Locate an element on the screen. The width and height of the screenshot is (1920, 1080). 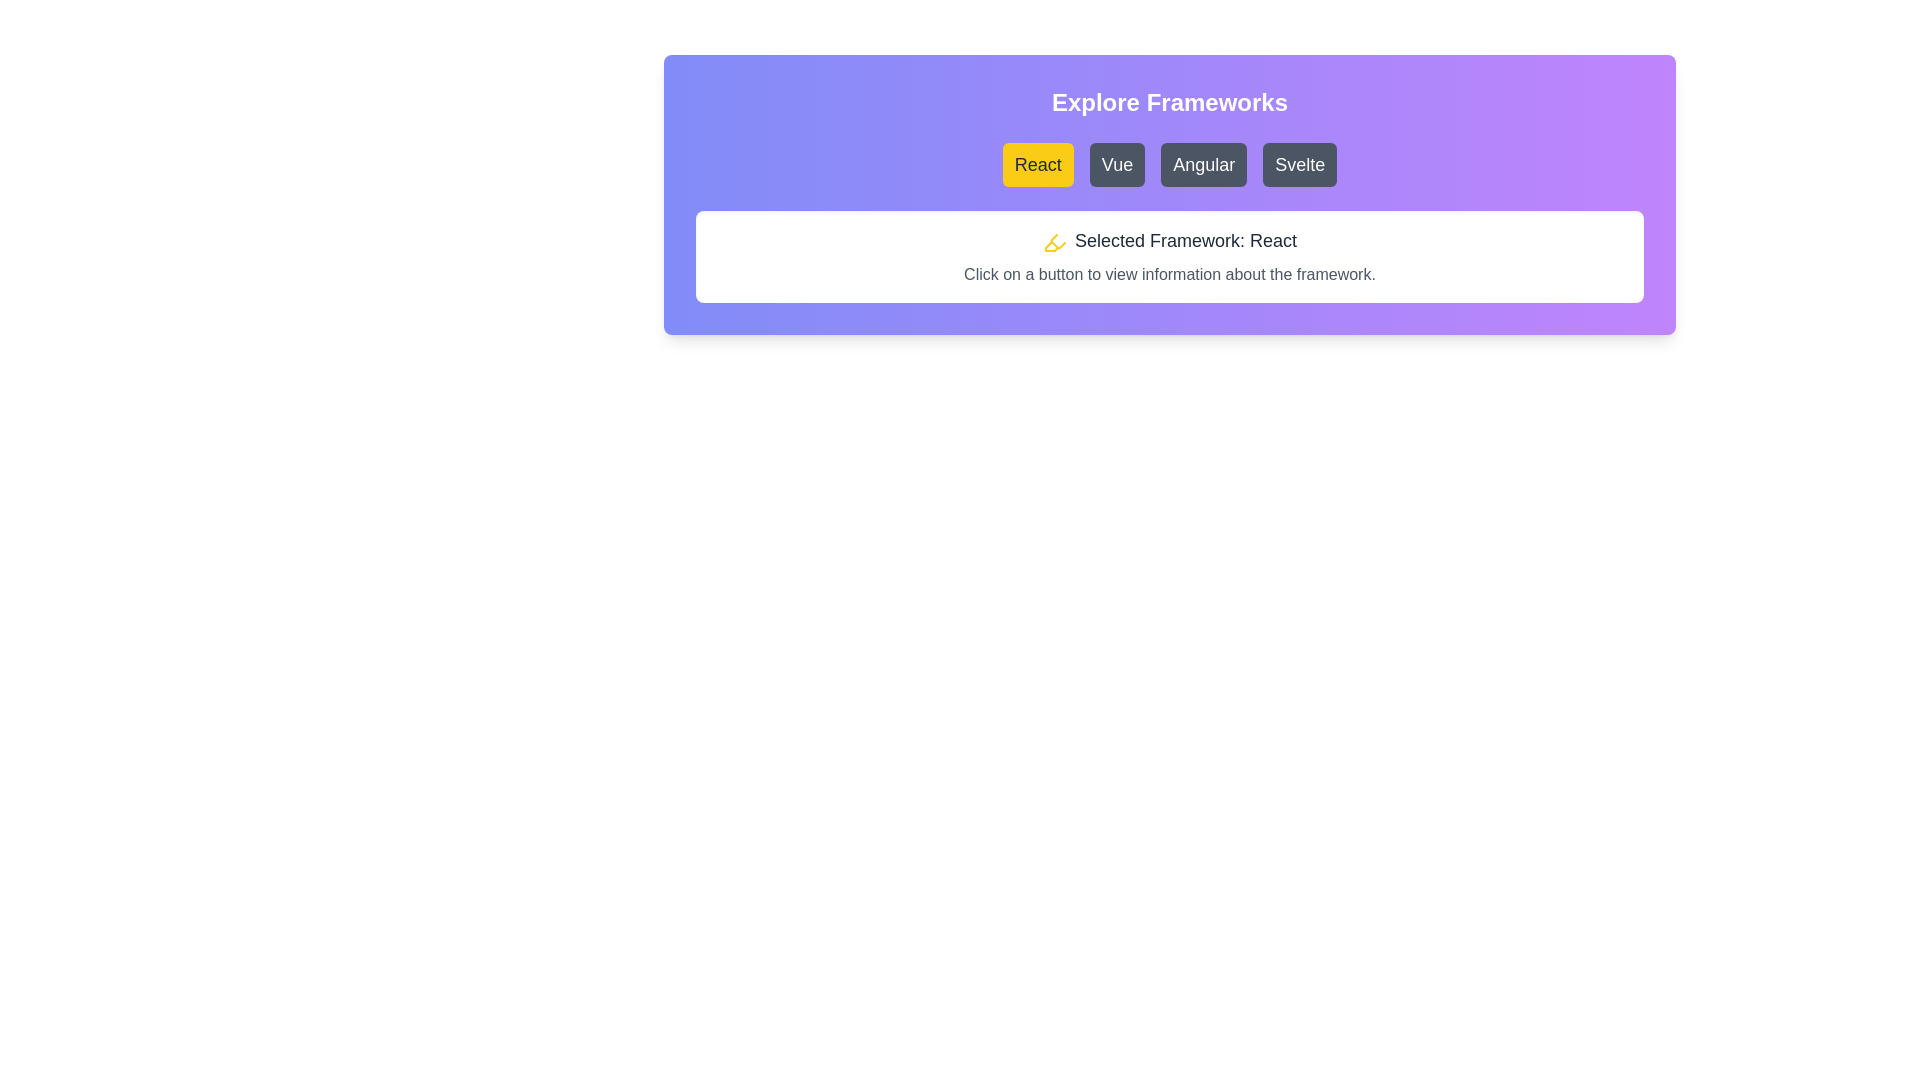
the second button labeled 'Vue' is located at coordinates (1116, 164).